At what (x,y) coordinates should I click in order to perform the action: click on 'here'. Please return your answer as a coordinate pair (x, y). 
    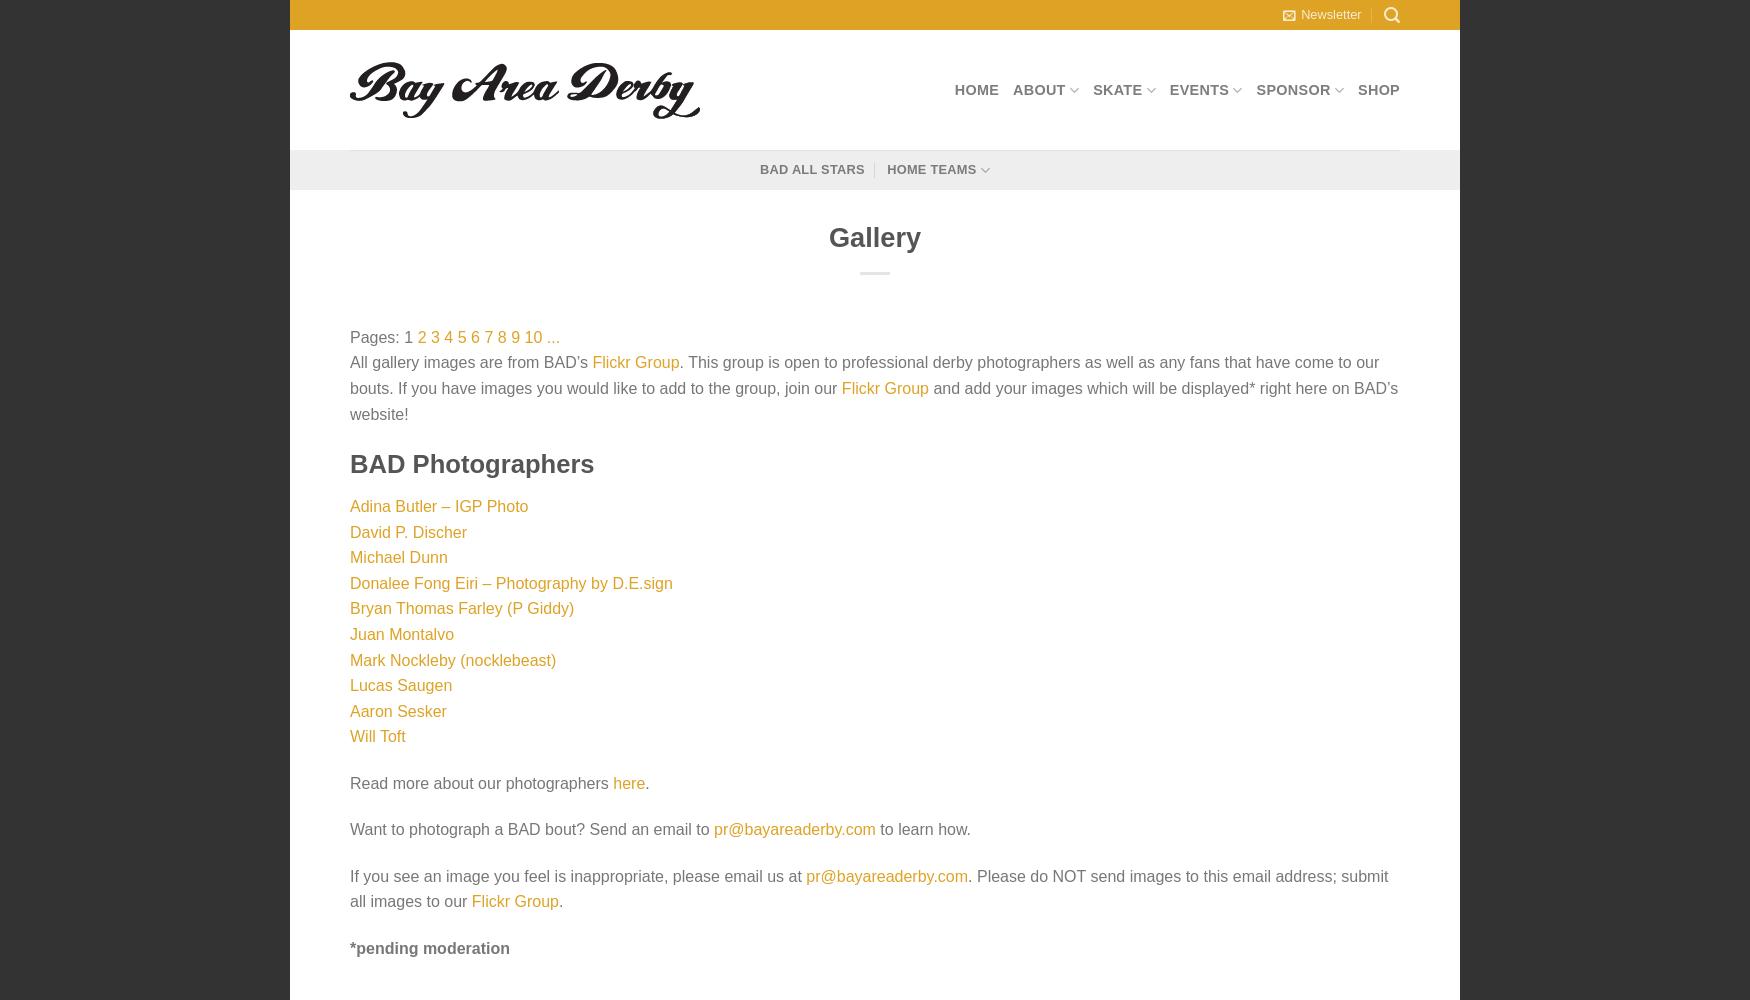
    Looking at the image, I should click on (627, 782).